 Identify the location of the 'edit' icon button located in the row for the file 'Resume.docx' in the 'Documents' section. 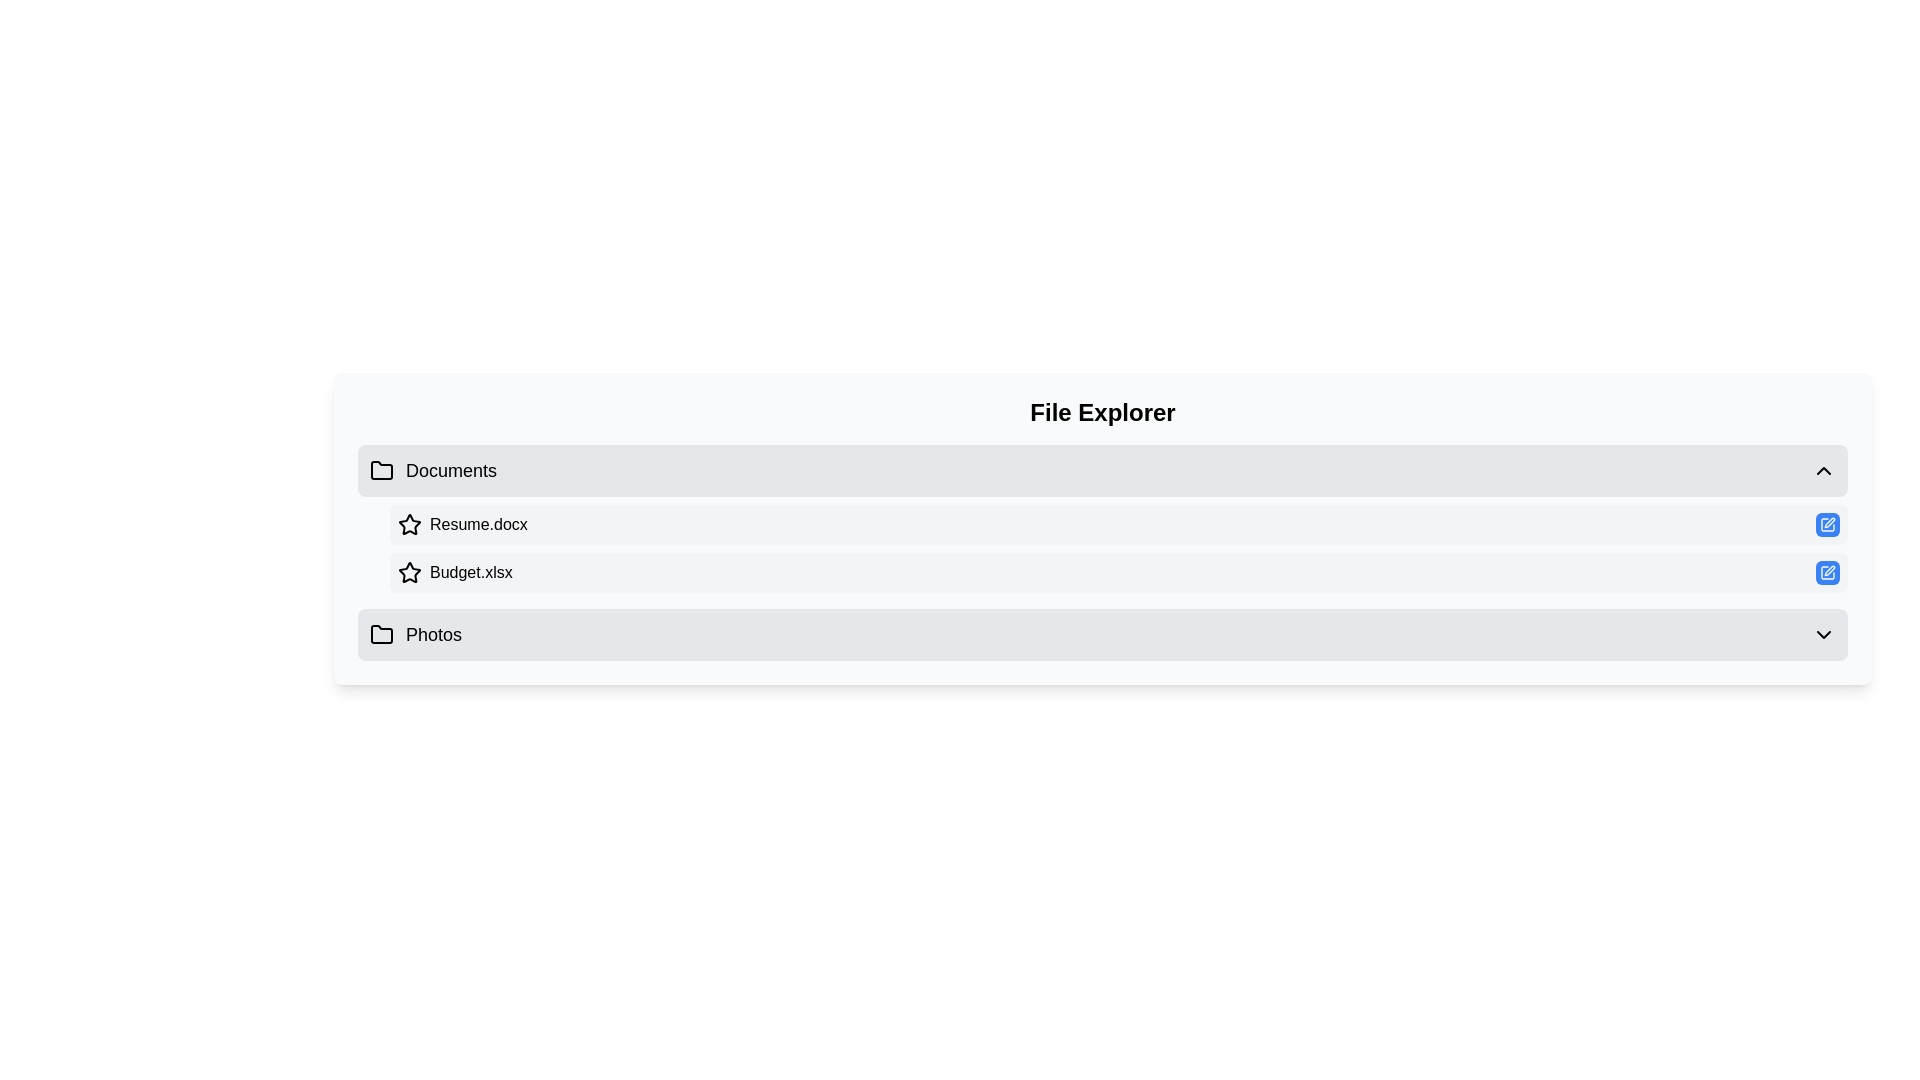
(1829, 522).